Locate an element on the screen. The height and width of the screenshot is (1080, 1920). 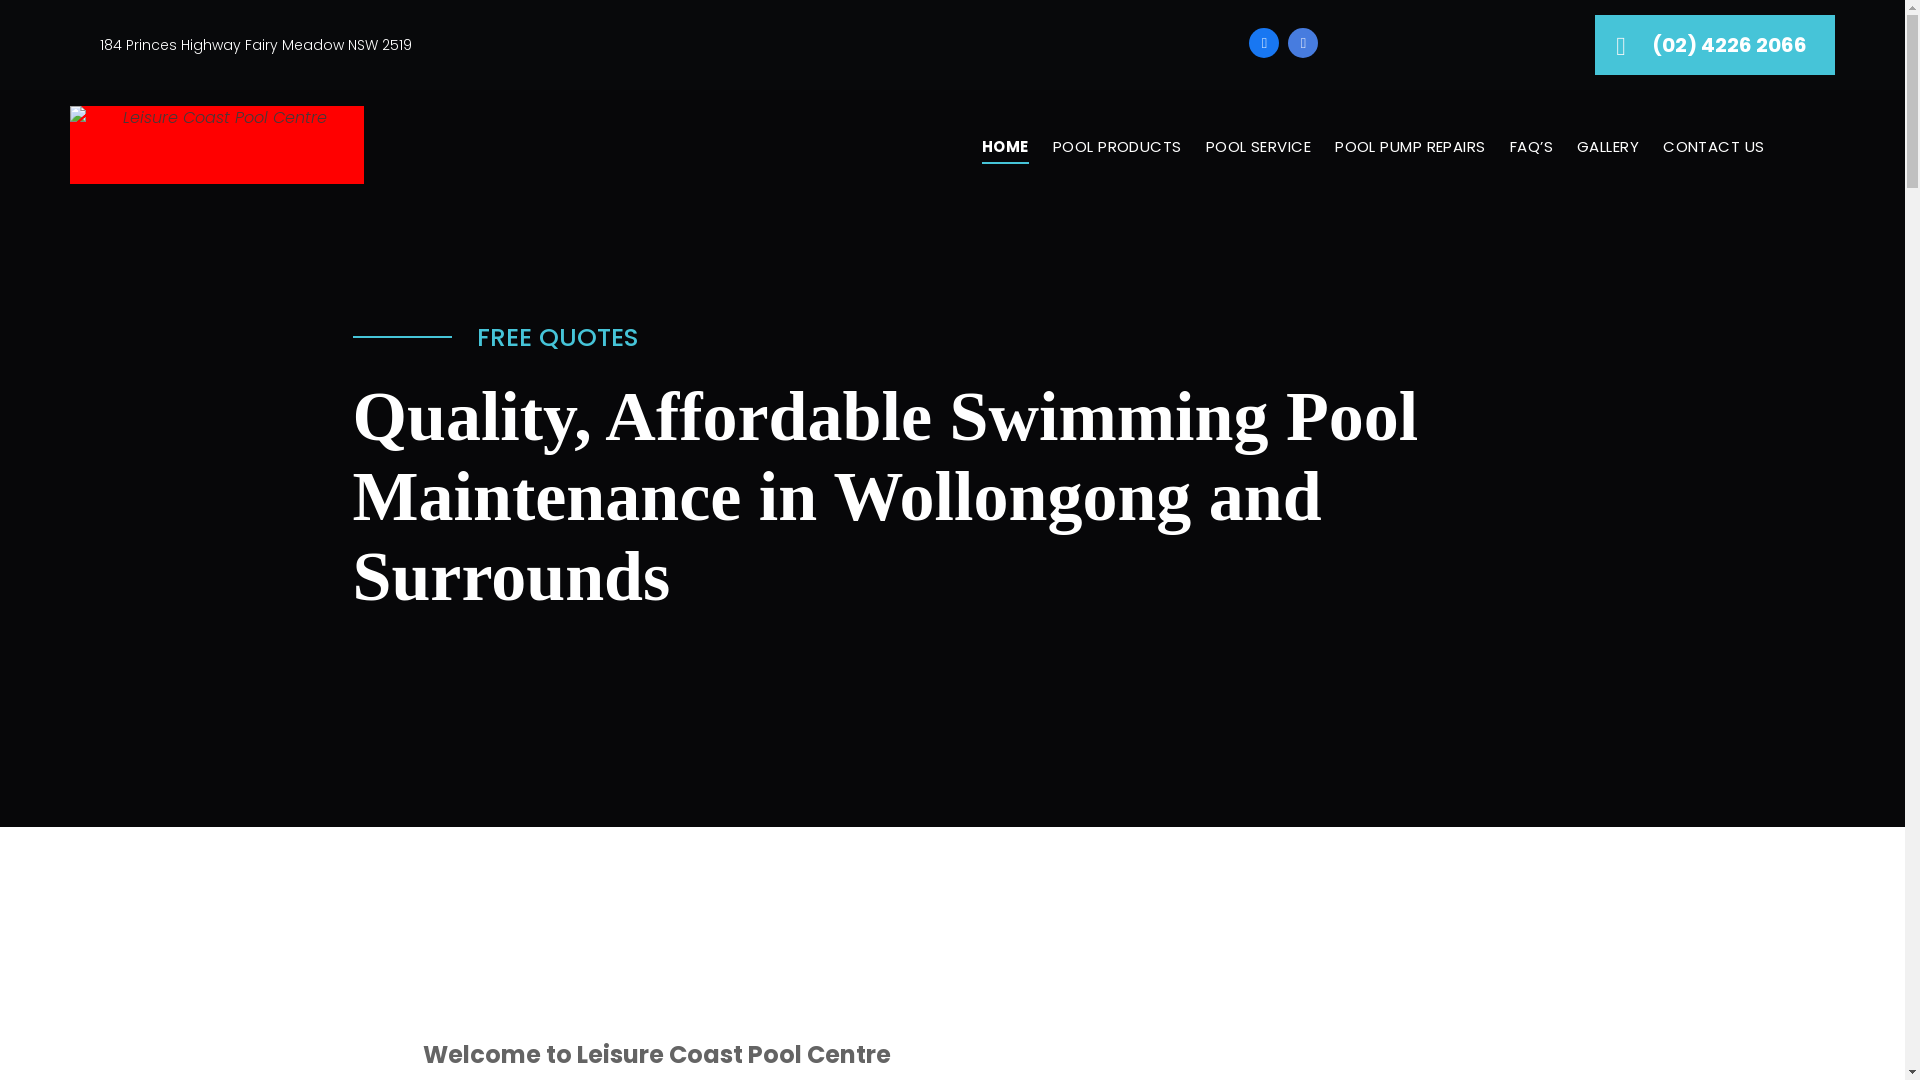
'184 Princes Highway Fairy Meadow NSW 2519' is located at coordinates (254, 43).